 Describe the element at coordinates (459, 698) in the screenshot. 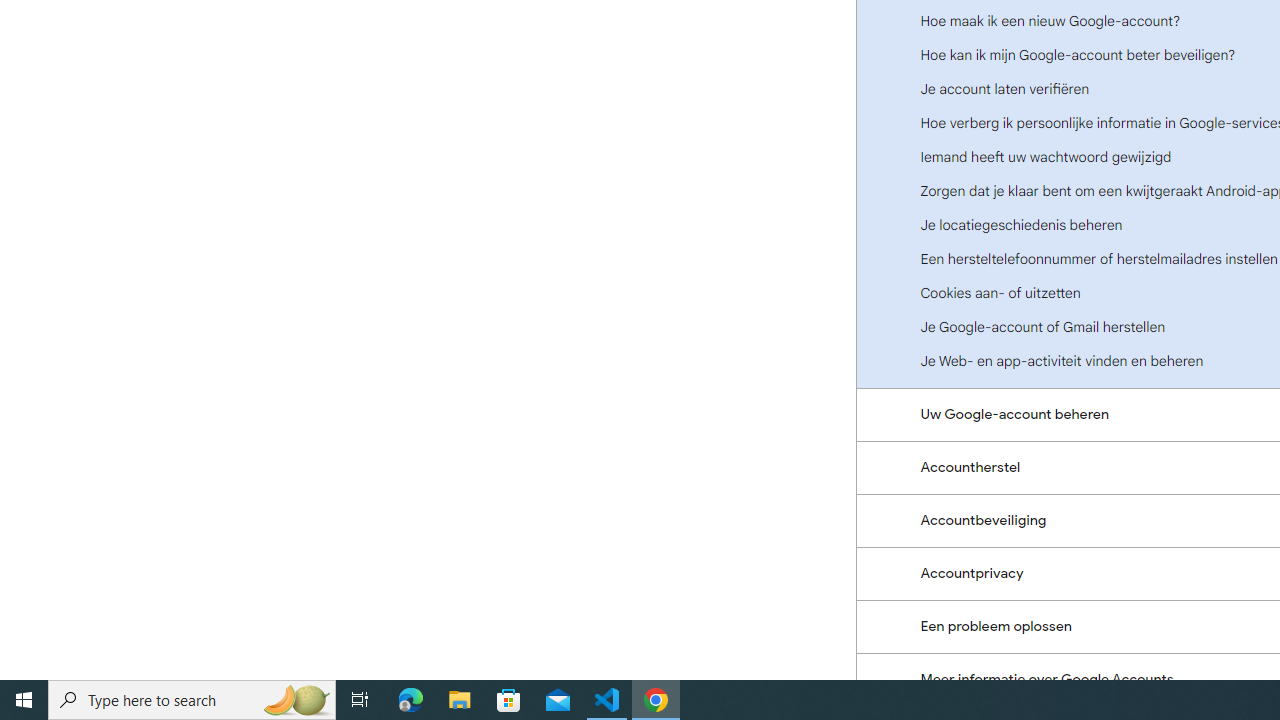

I see `'File Explorer'` at that location.